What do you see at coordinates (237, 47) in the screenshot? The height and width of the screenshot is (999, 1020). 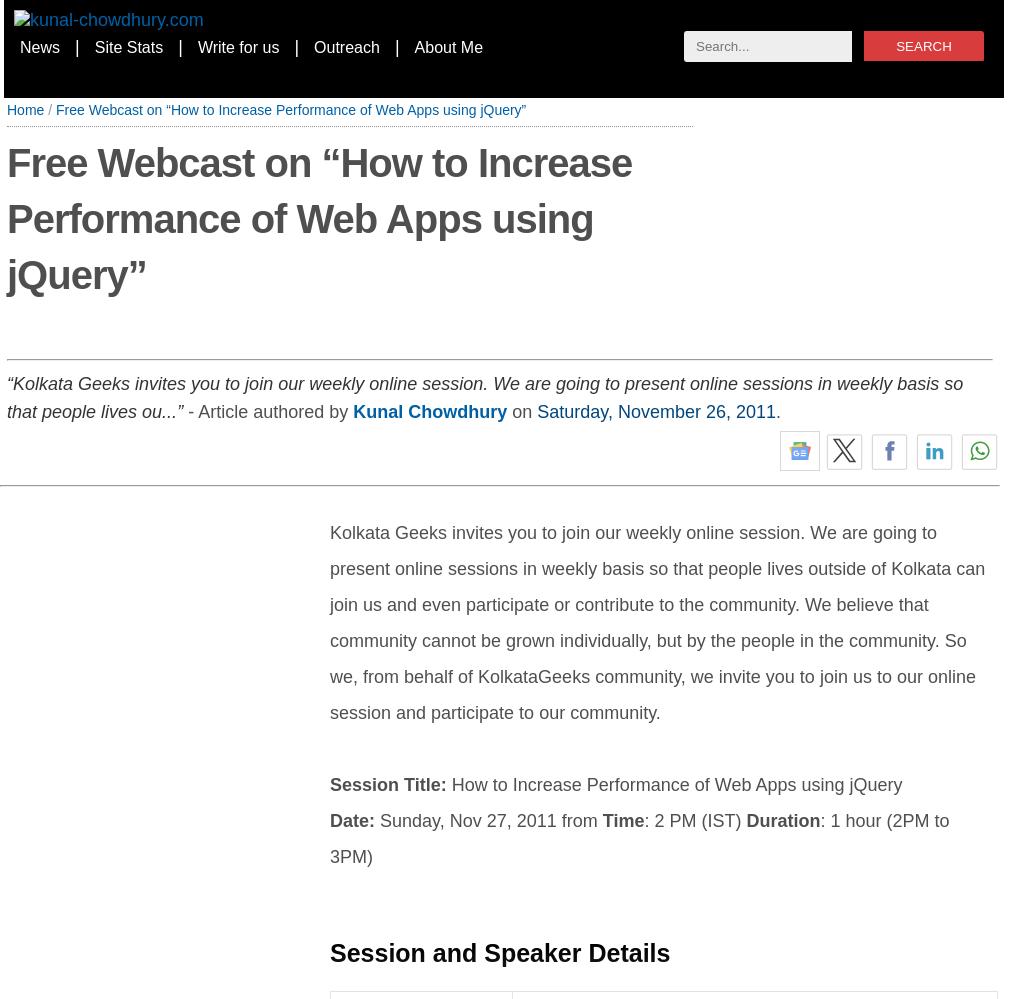 I see `'Write for us'` at bounding box center [237, 47].